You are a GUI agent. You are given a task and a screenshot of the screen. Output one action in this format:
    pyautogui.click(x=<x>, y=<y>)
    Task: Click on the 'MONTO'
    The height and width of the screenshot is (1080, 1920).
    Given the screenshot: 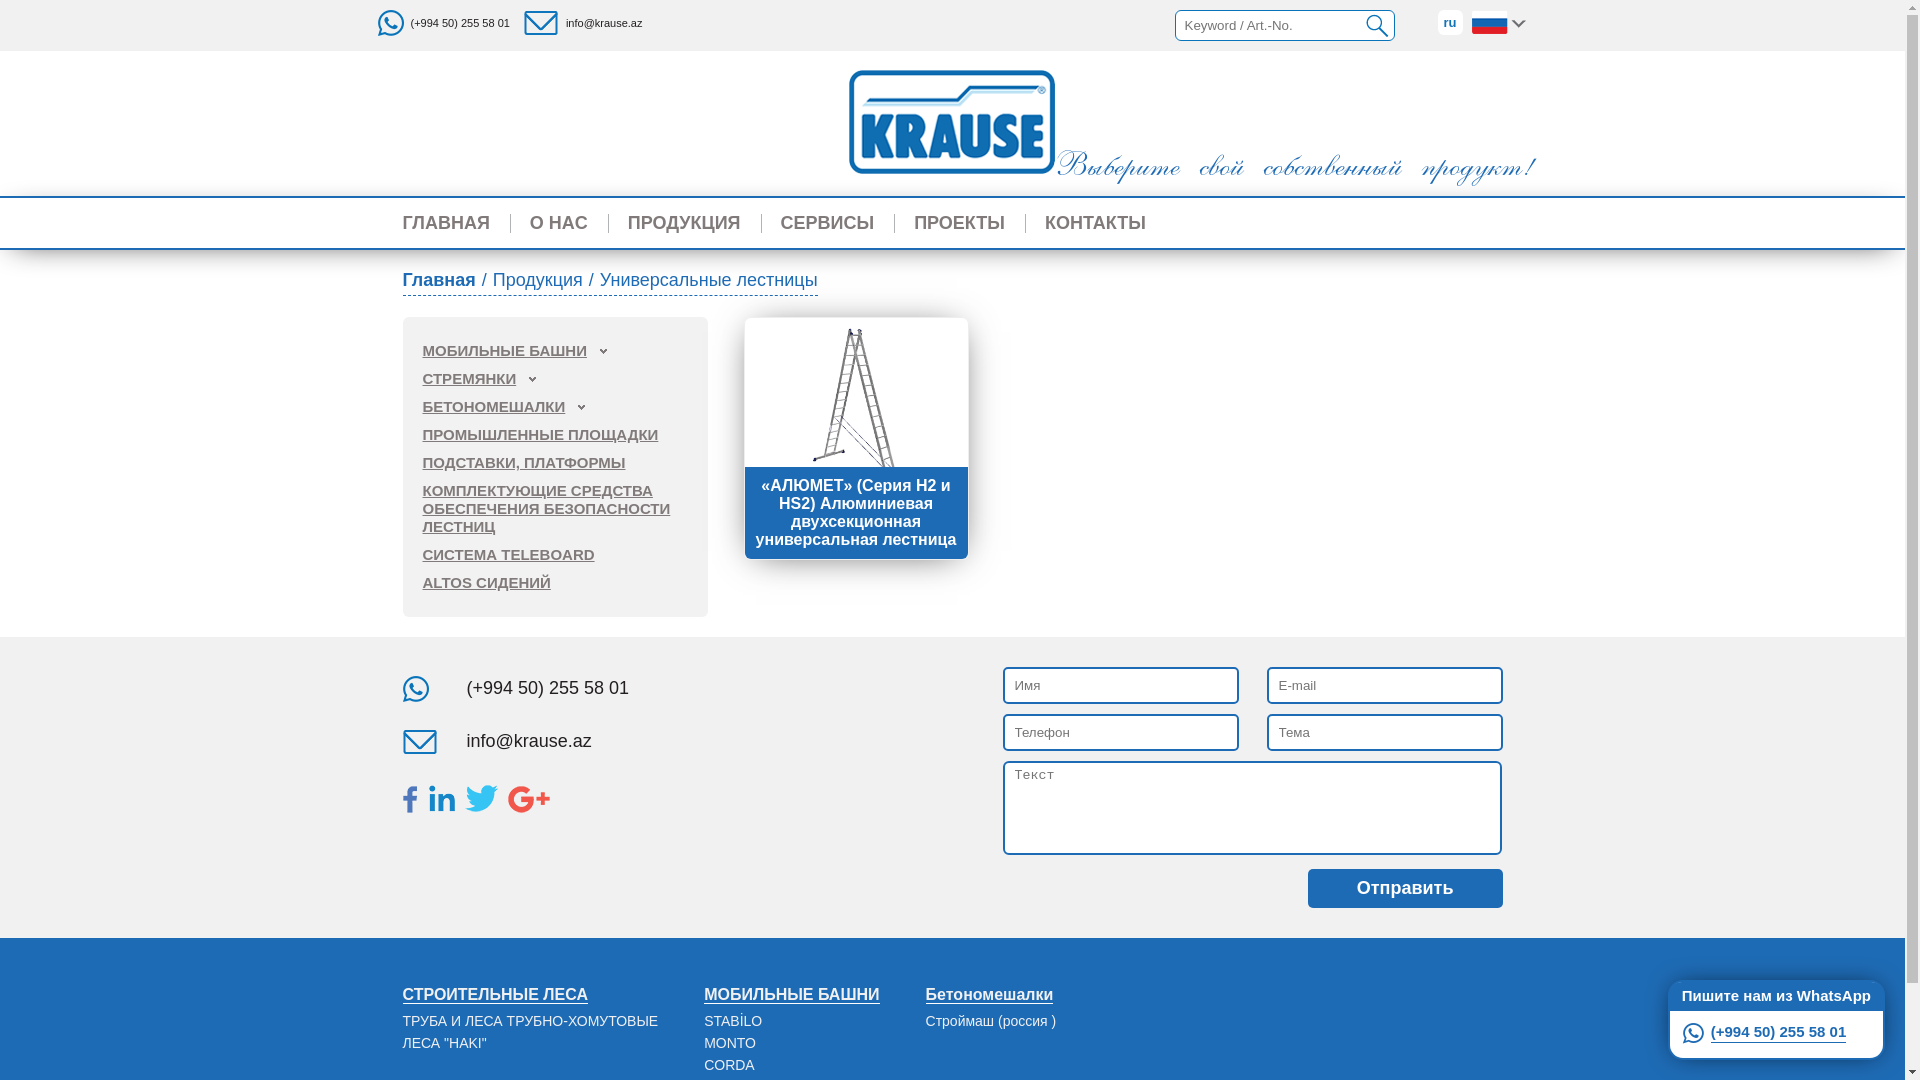 What is the action you would take?
    pyautogui.click(x=728, y=1041)
    